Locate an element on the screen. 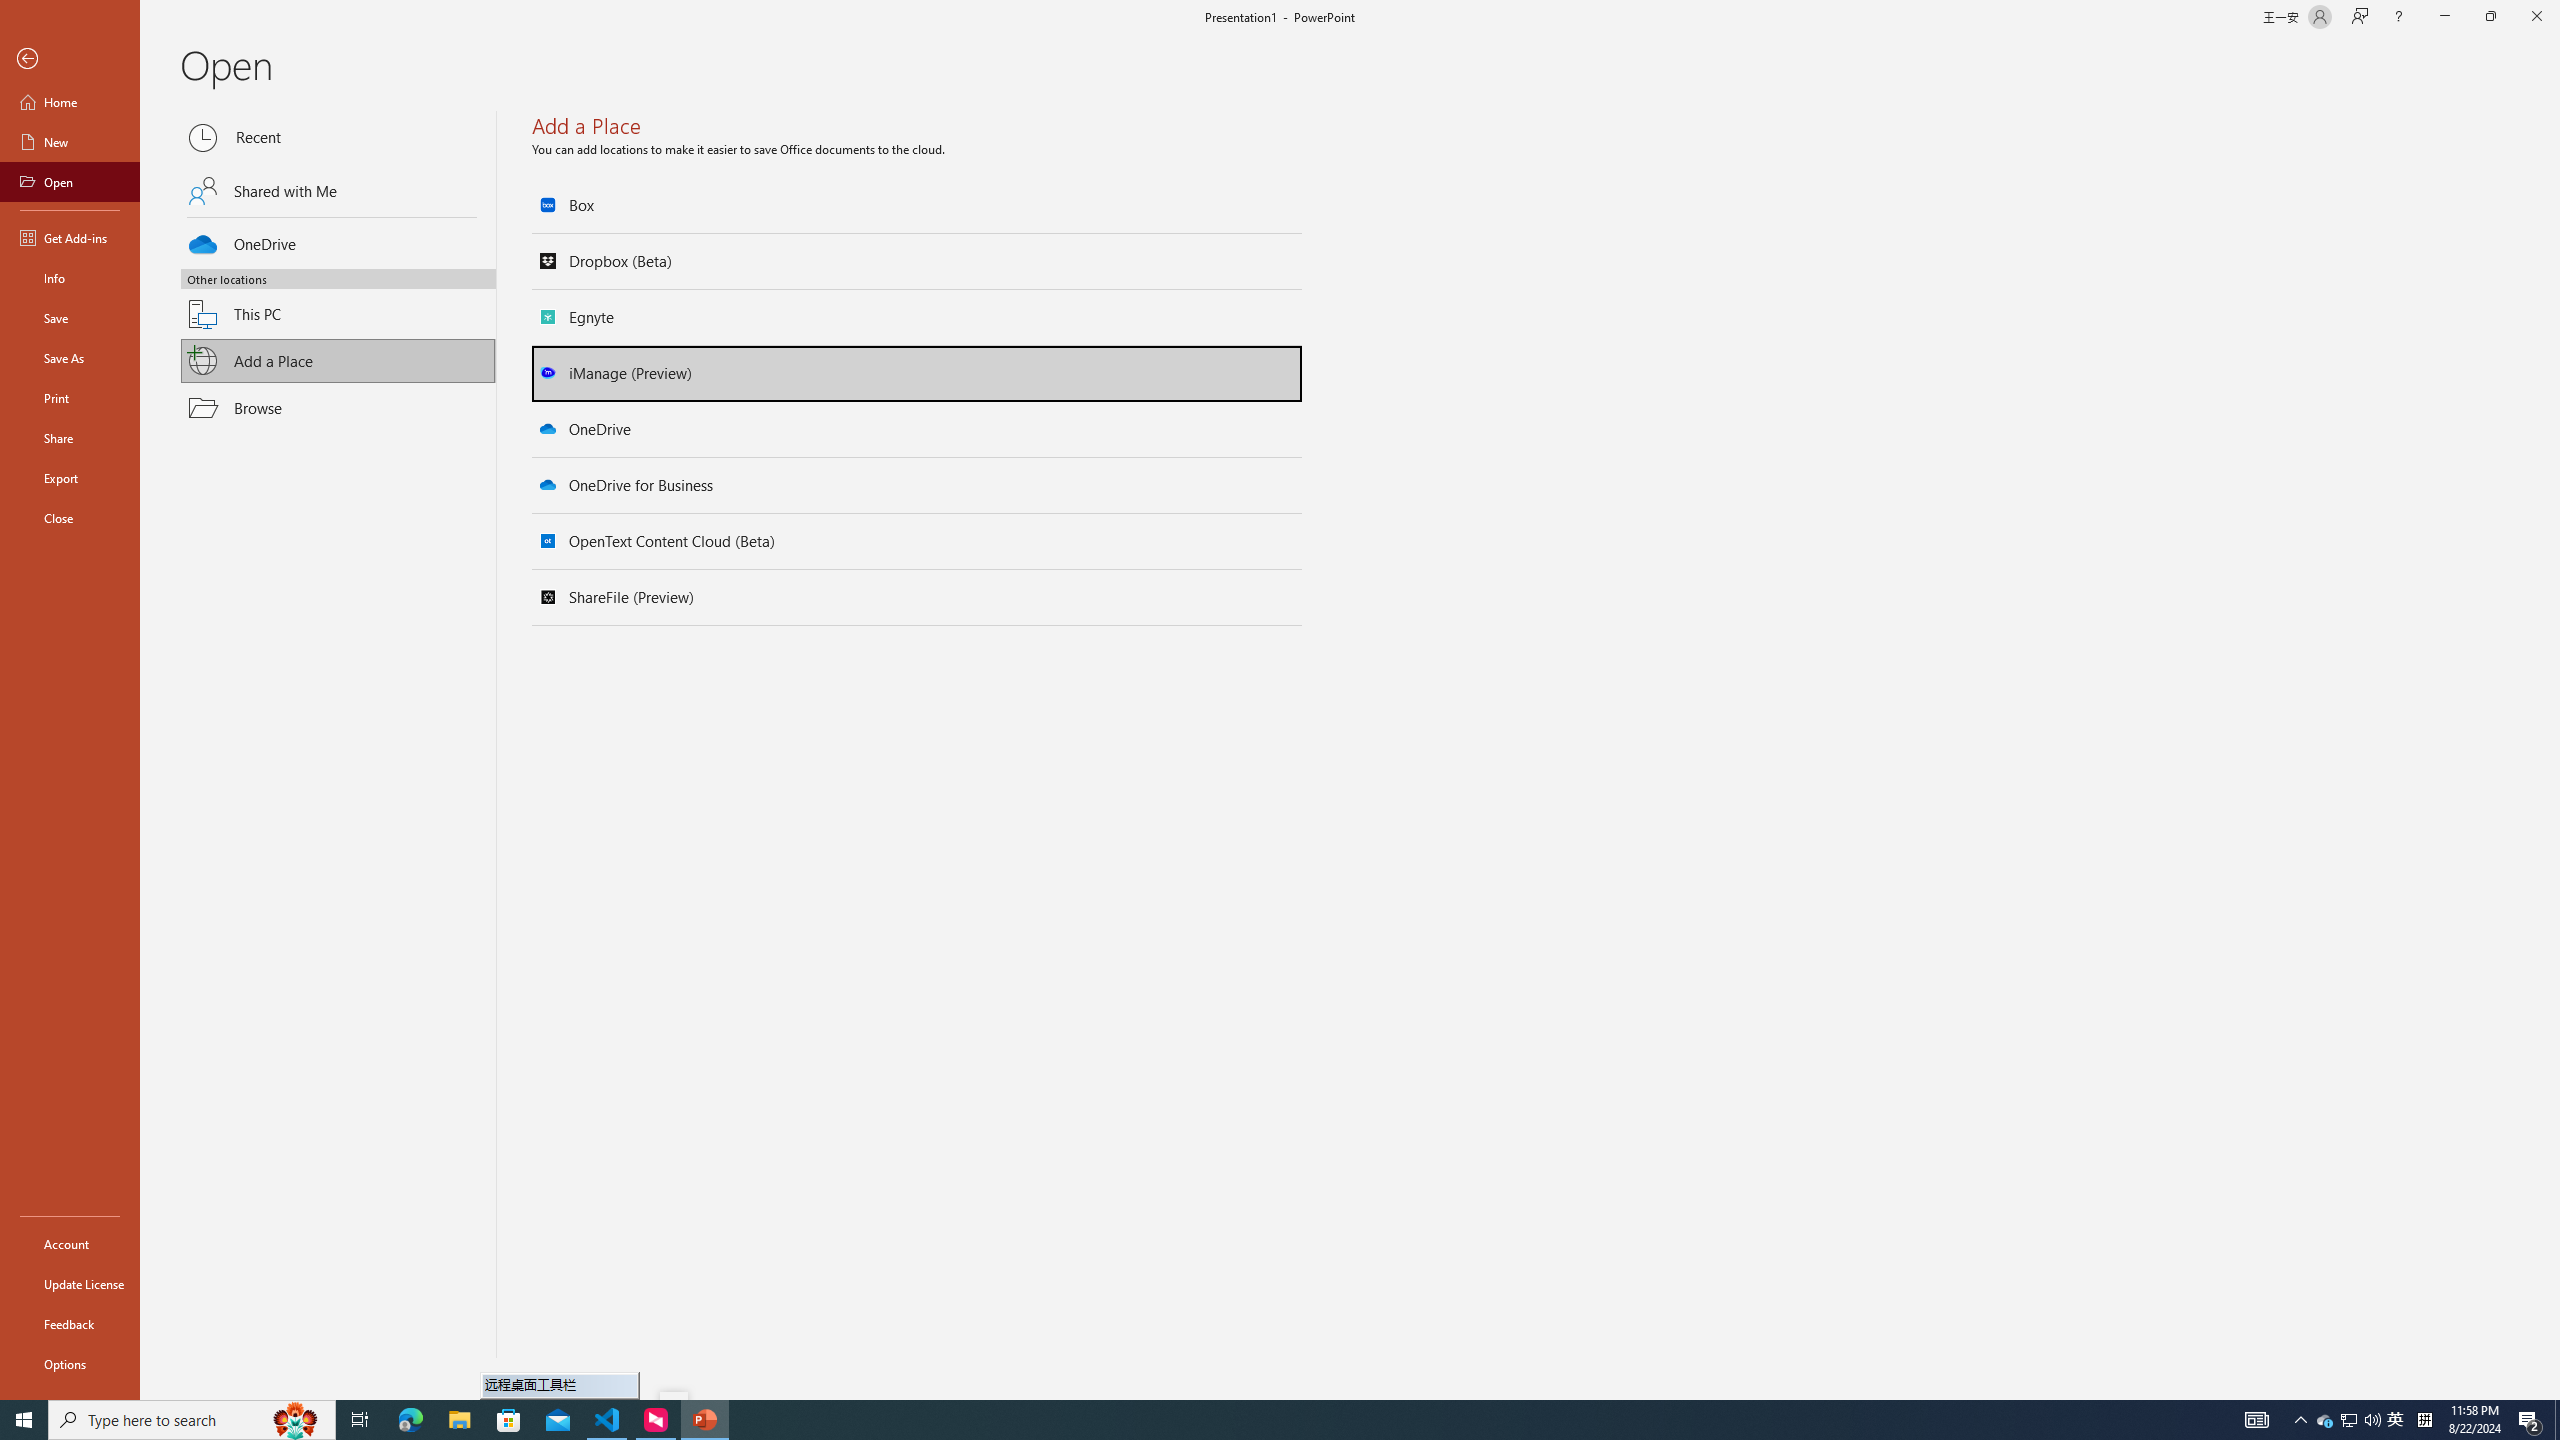 The width and height of the screenshot is (2560, 1440). 'Save As' is located at coordinates (69, 356).